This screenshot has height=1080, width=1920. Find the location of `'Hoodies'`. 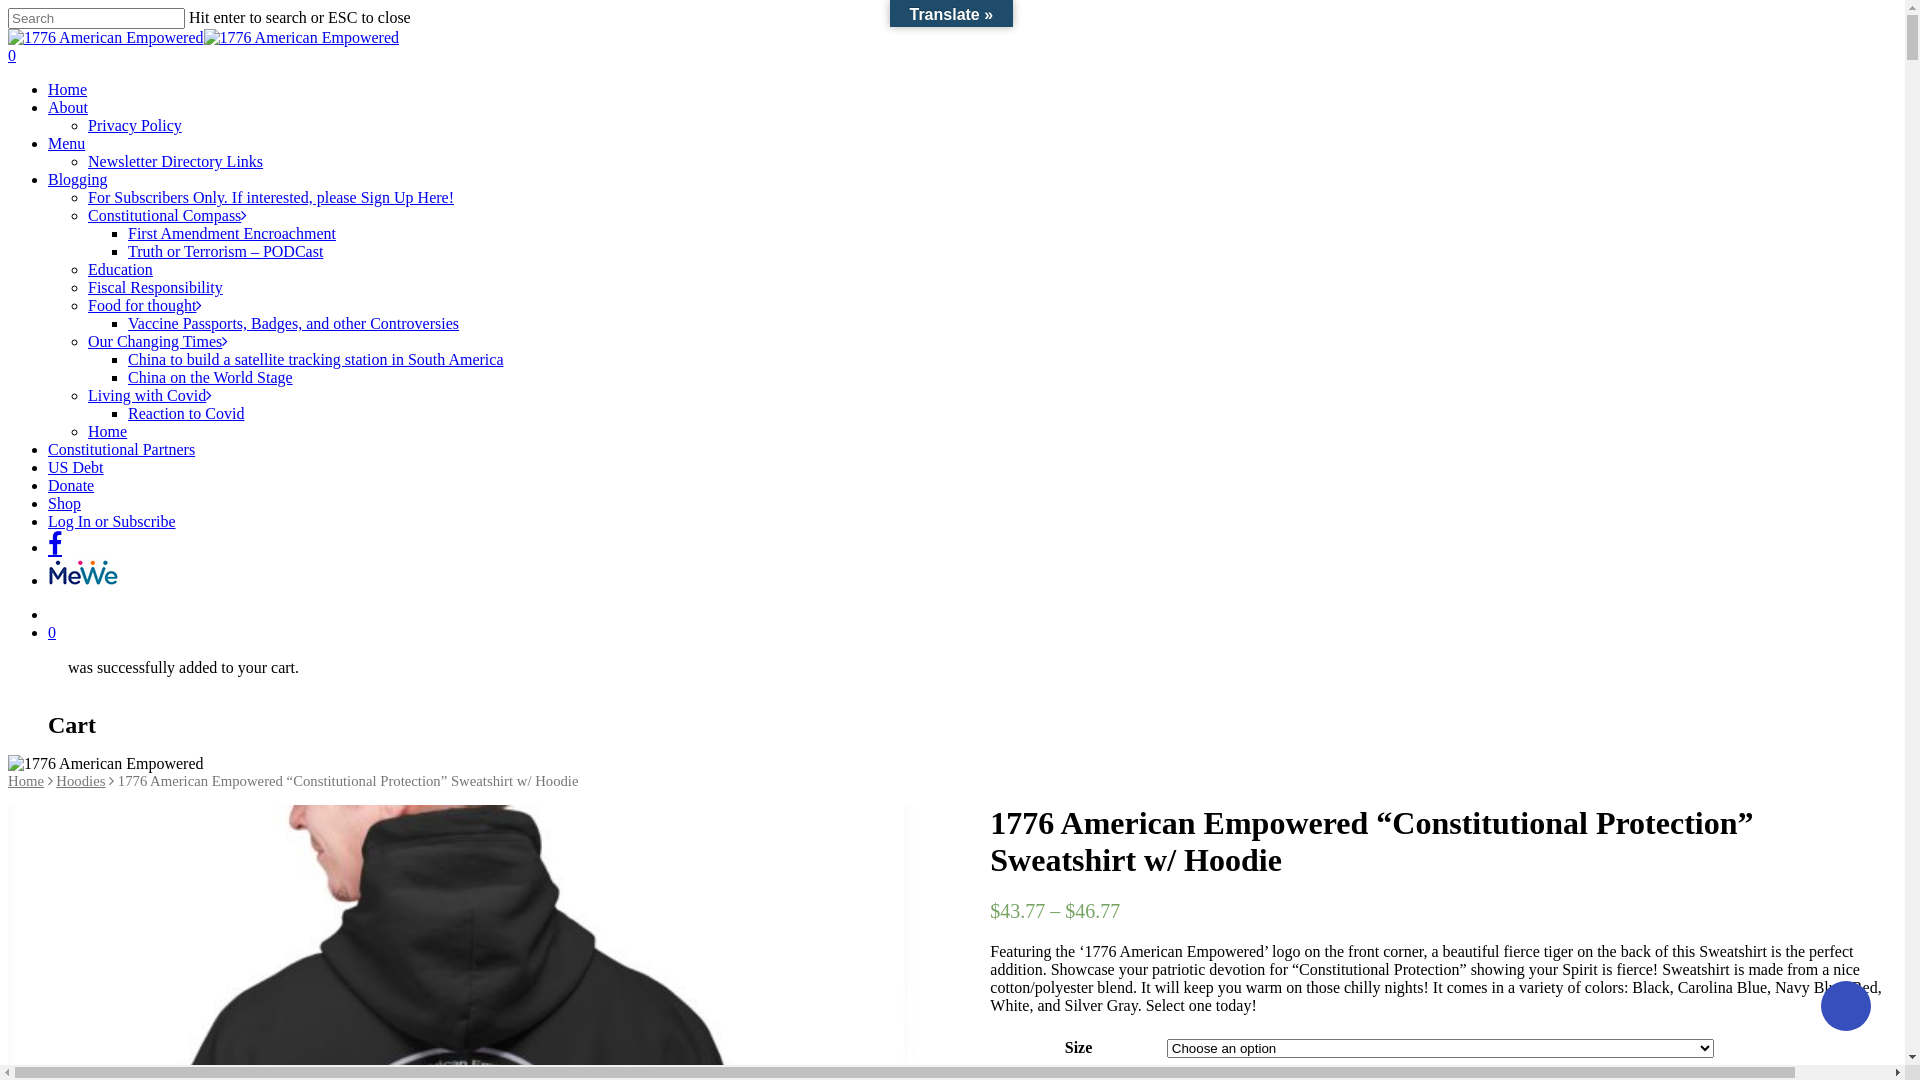

'Hoodies' is located at coordinates (56, 779).